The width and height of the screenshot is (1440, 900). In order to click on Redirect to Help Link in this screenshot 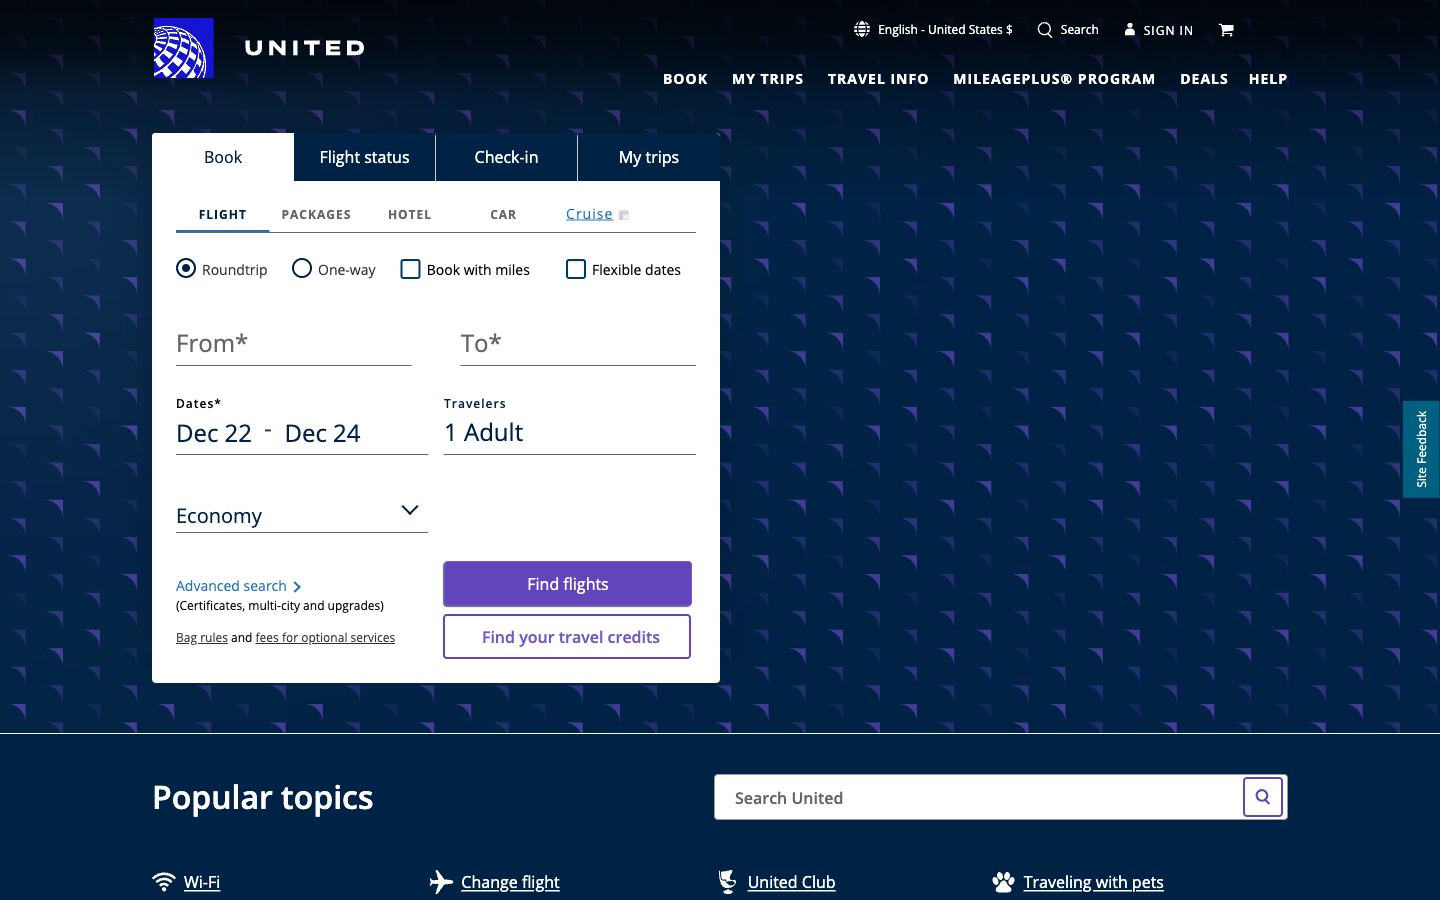, I will do `click(1268, 76)`.